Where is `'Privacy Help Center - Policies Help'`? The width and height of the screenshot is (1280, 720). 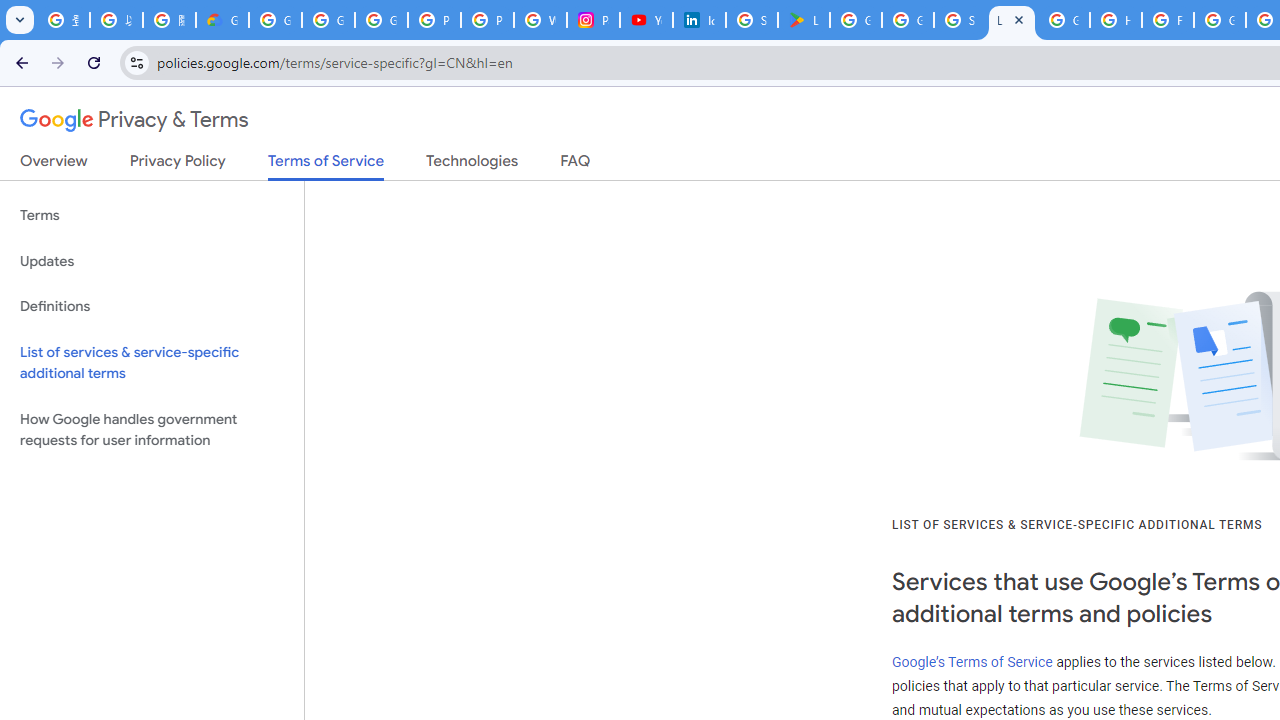 'Privacy Help Center - Policies Help' is located at coordinates (433, 20).